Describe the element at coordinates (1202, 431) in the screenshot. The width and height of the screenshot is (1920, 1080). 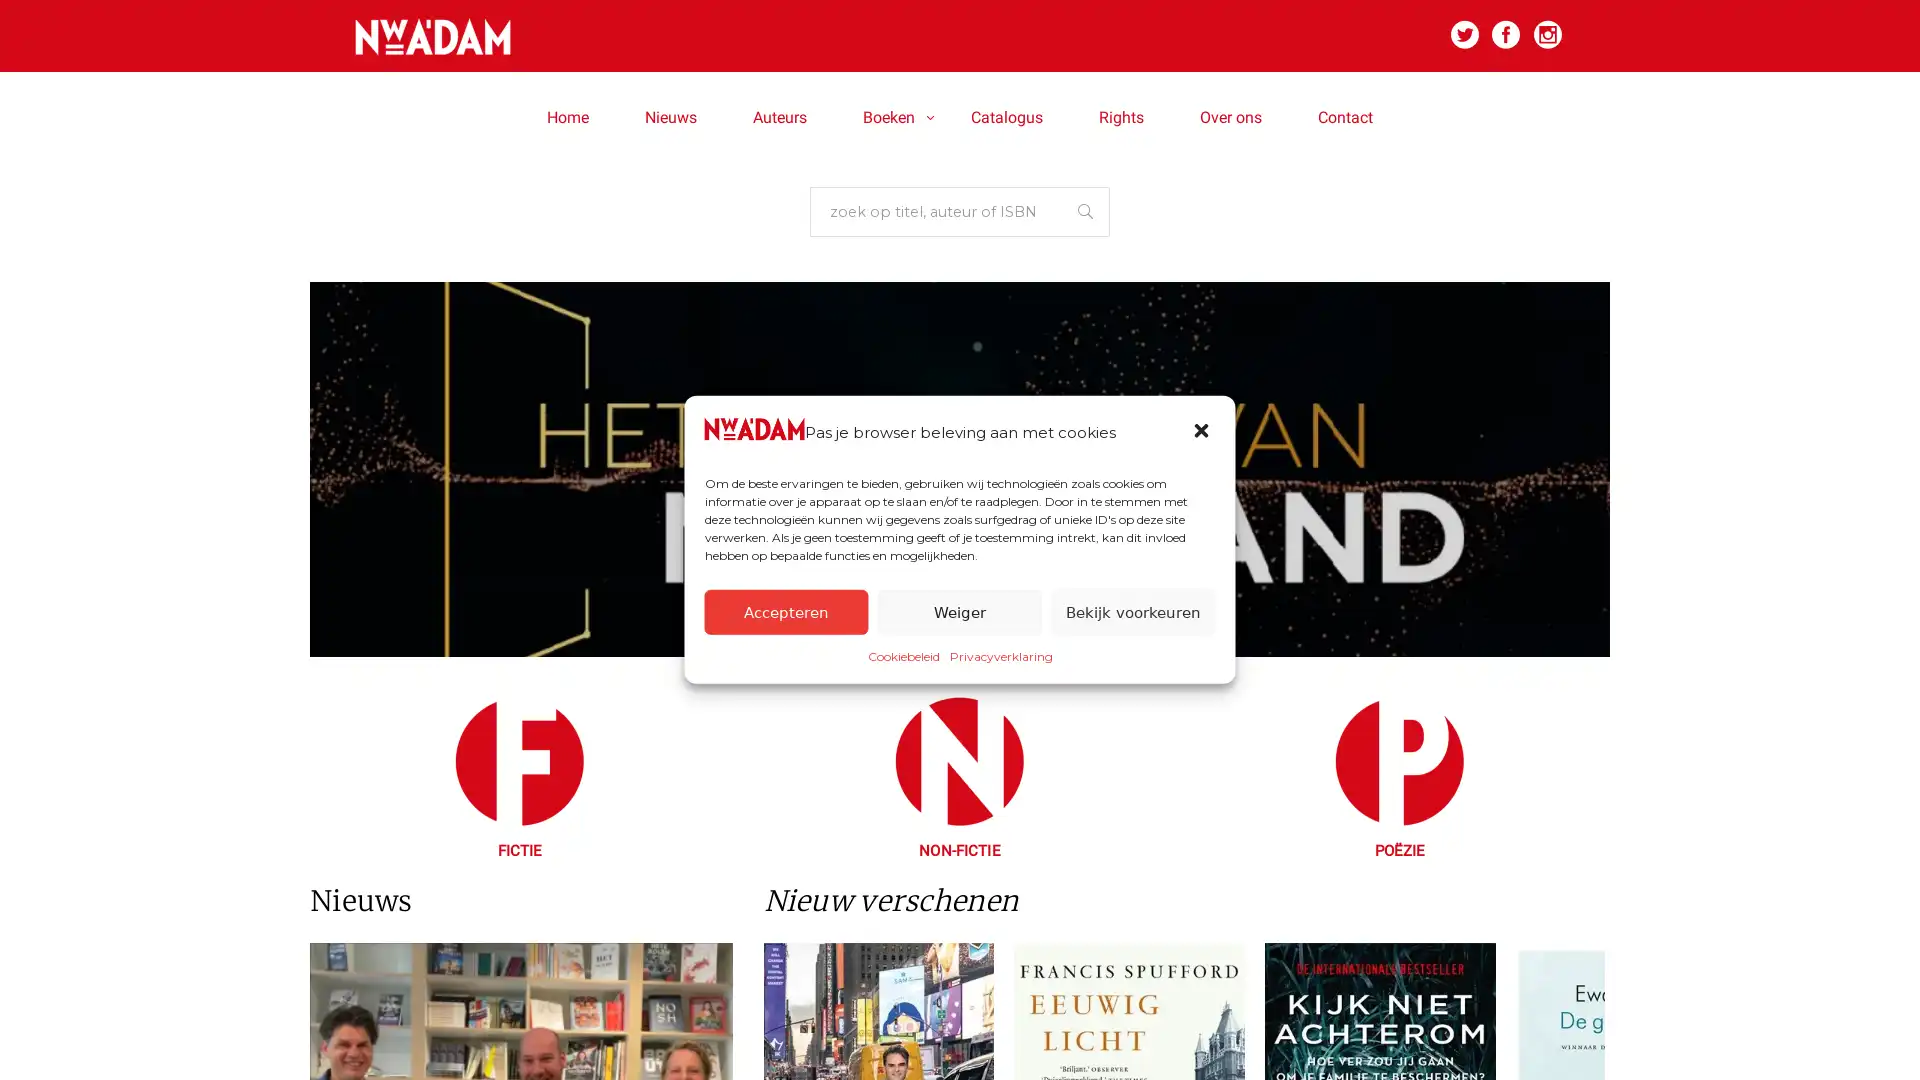
I see `close-dialog` at that location.